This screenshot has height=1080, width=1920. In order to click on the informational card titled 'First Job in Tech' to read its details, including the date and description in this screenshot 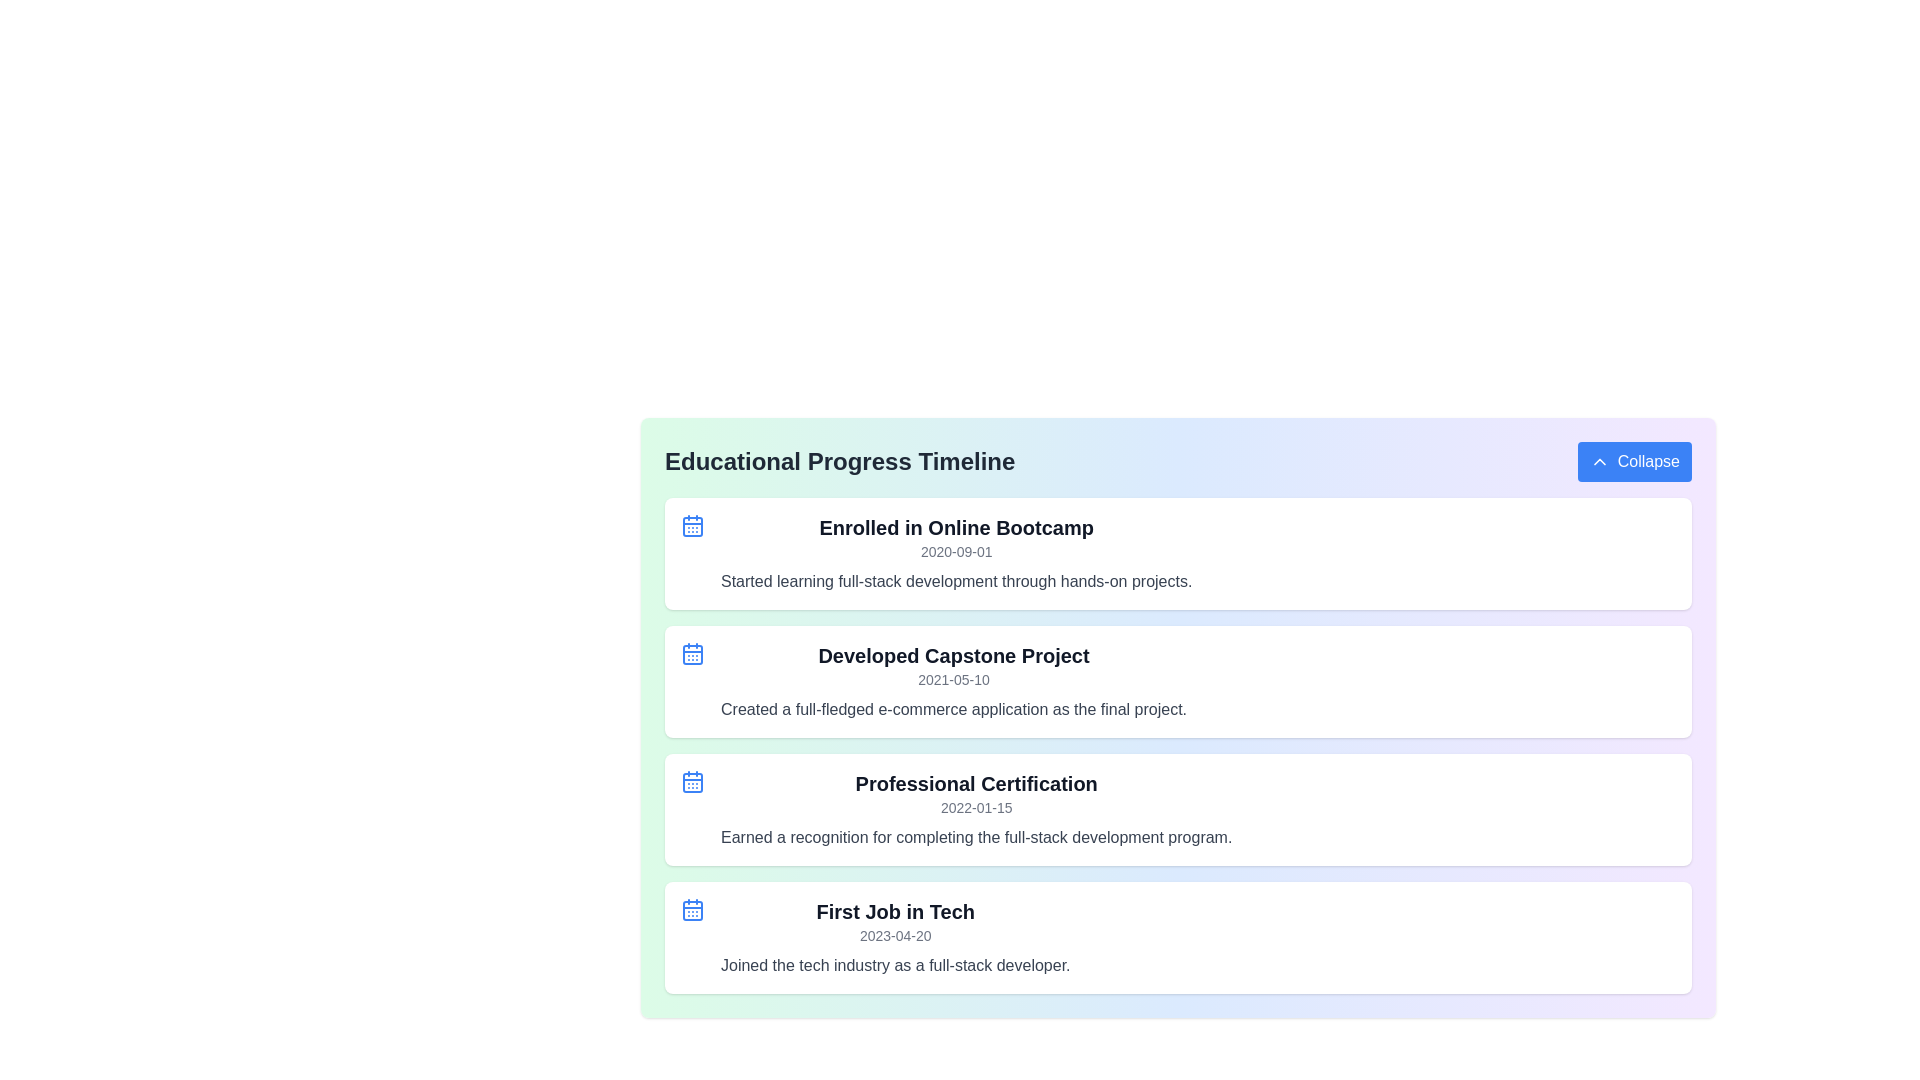, I will do `click(1178, 937)`.